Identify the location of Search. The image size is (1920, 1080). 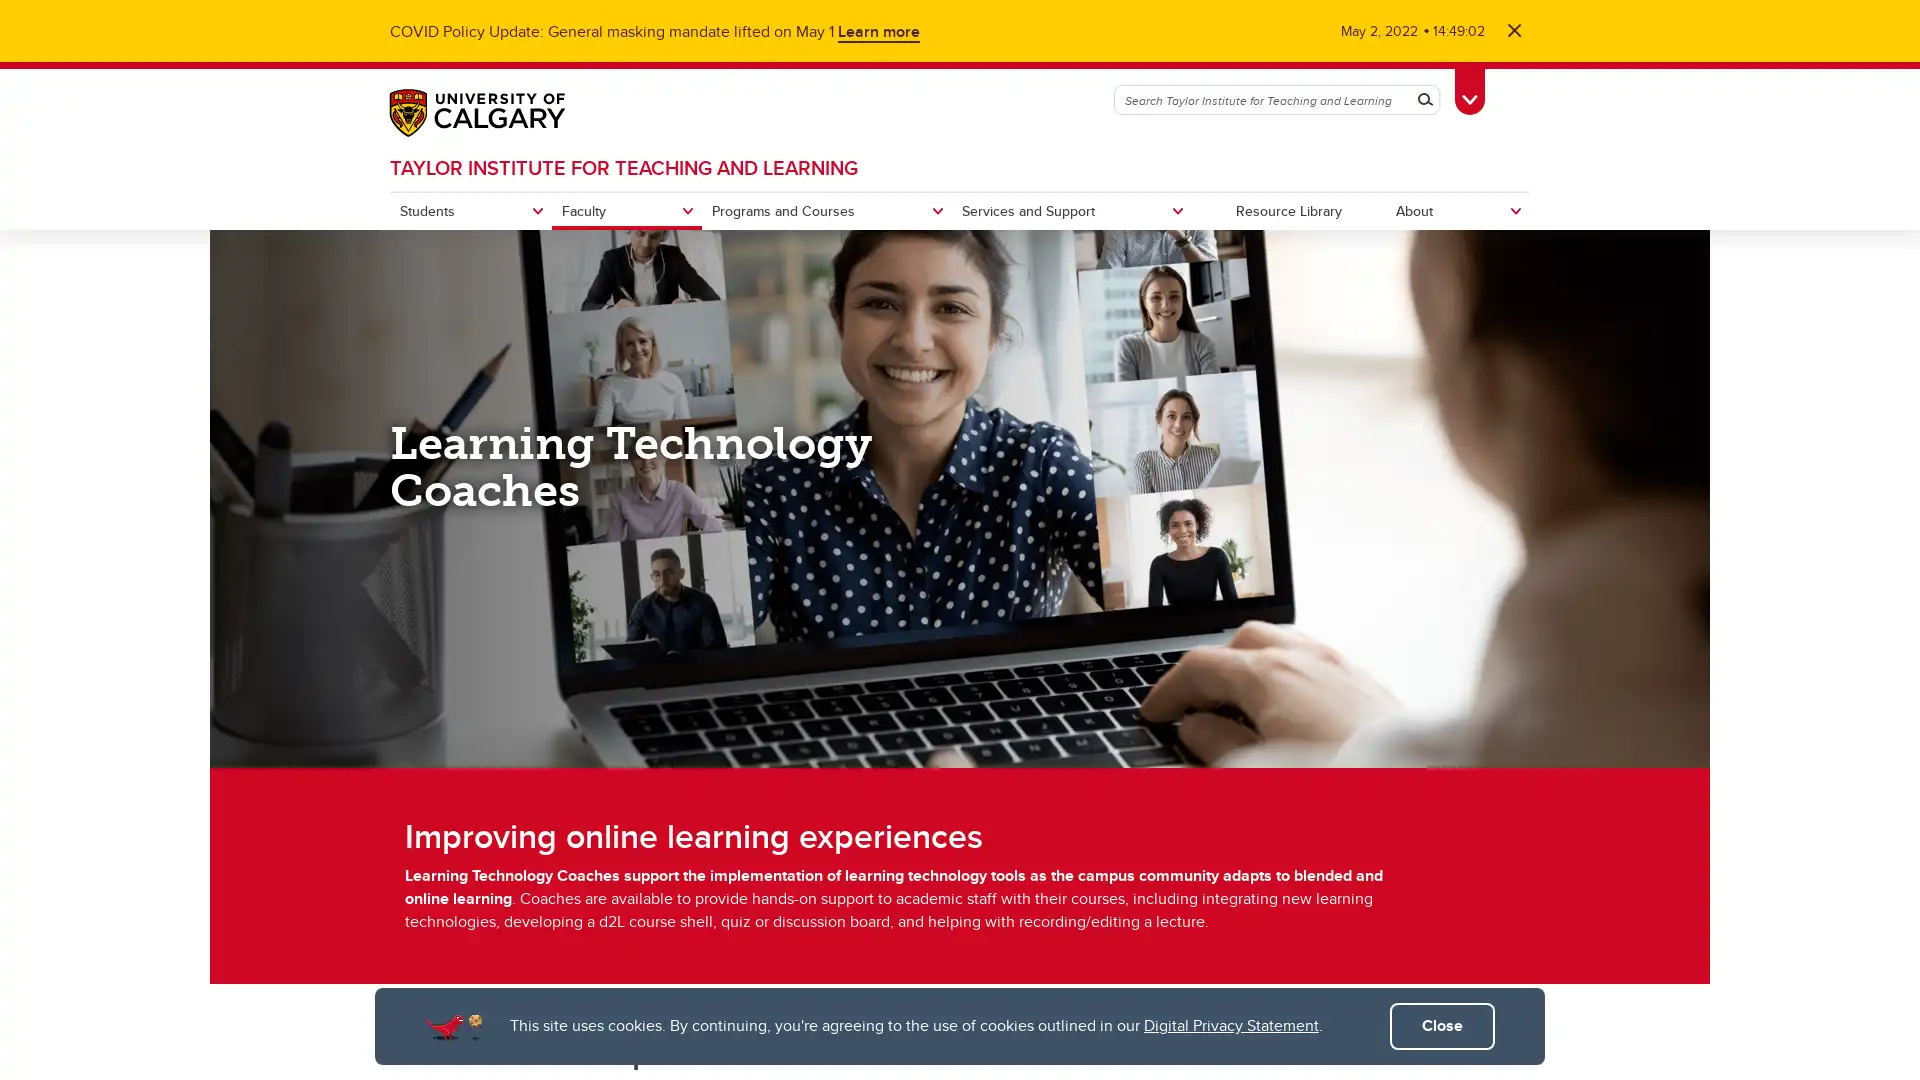
(1424, 100).